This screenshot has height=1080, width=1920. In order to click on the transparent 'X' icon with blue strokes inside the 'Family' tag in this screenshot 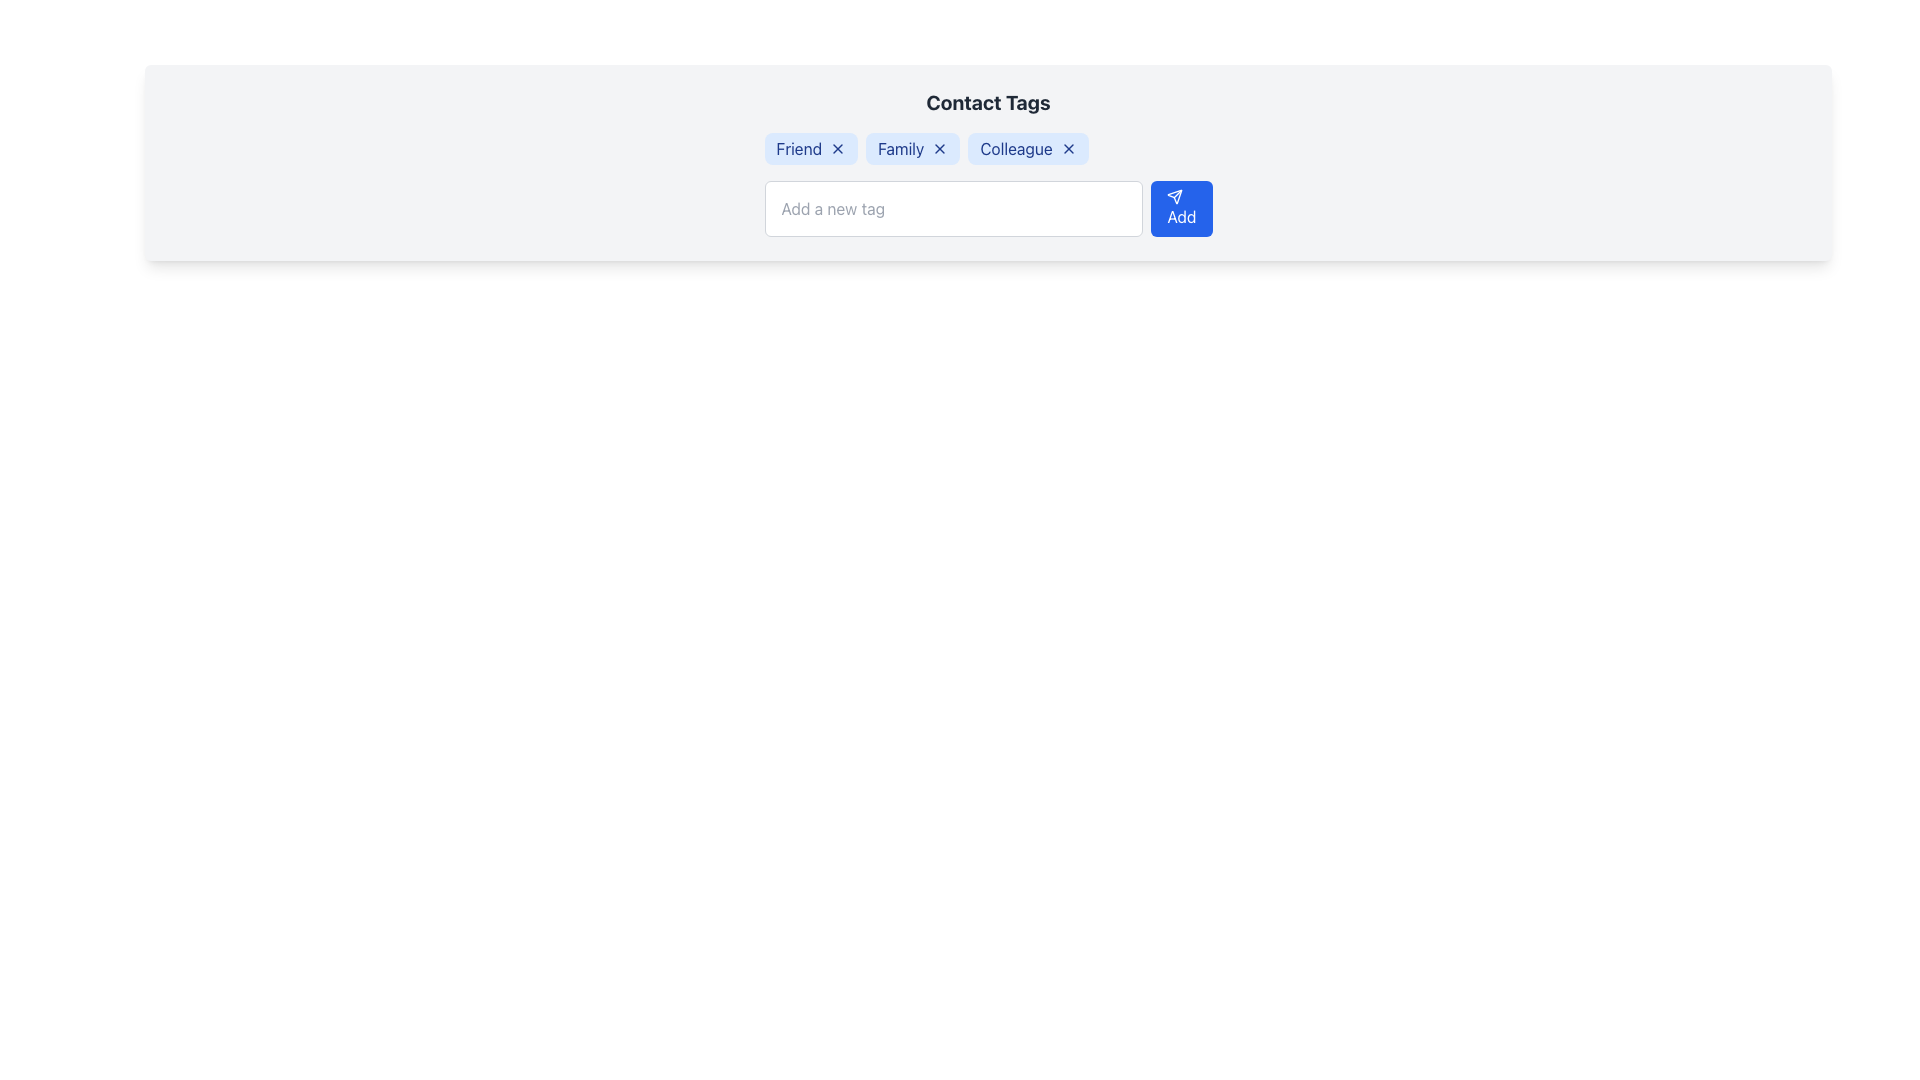, I will do `click(939, 148)`.